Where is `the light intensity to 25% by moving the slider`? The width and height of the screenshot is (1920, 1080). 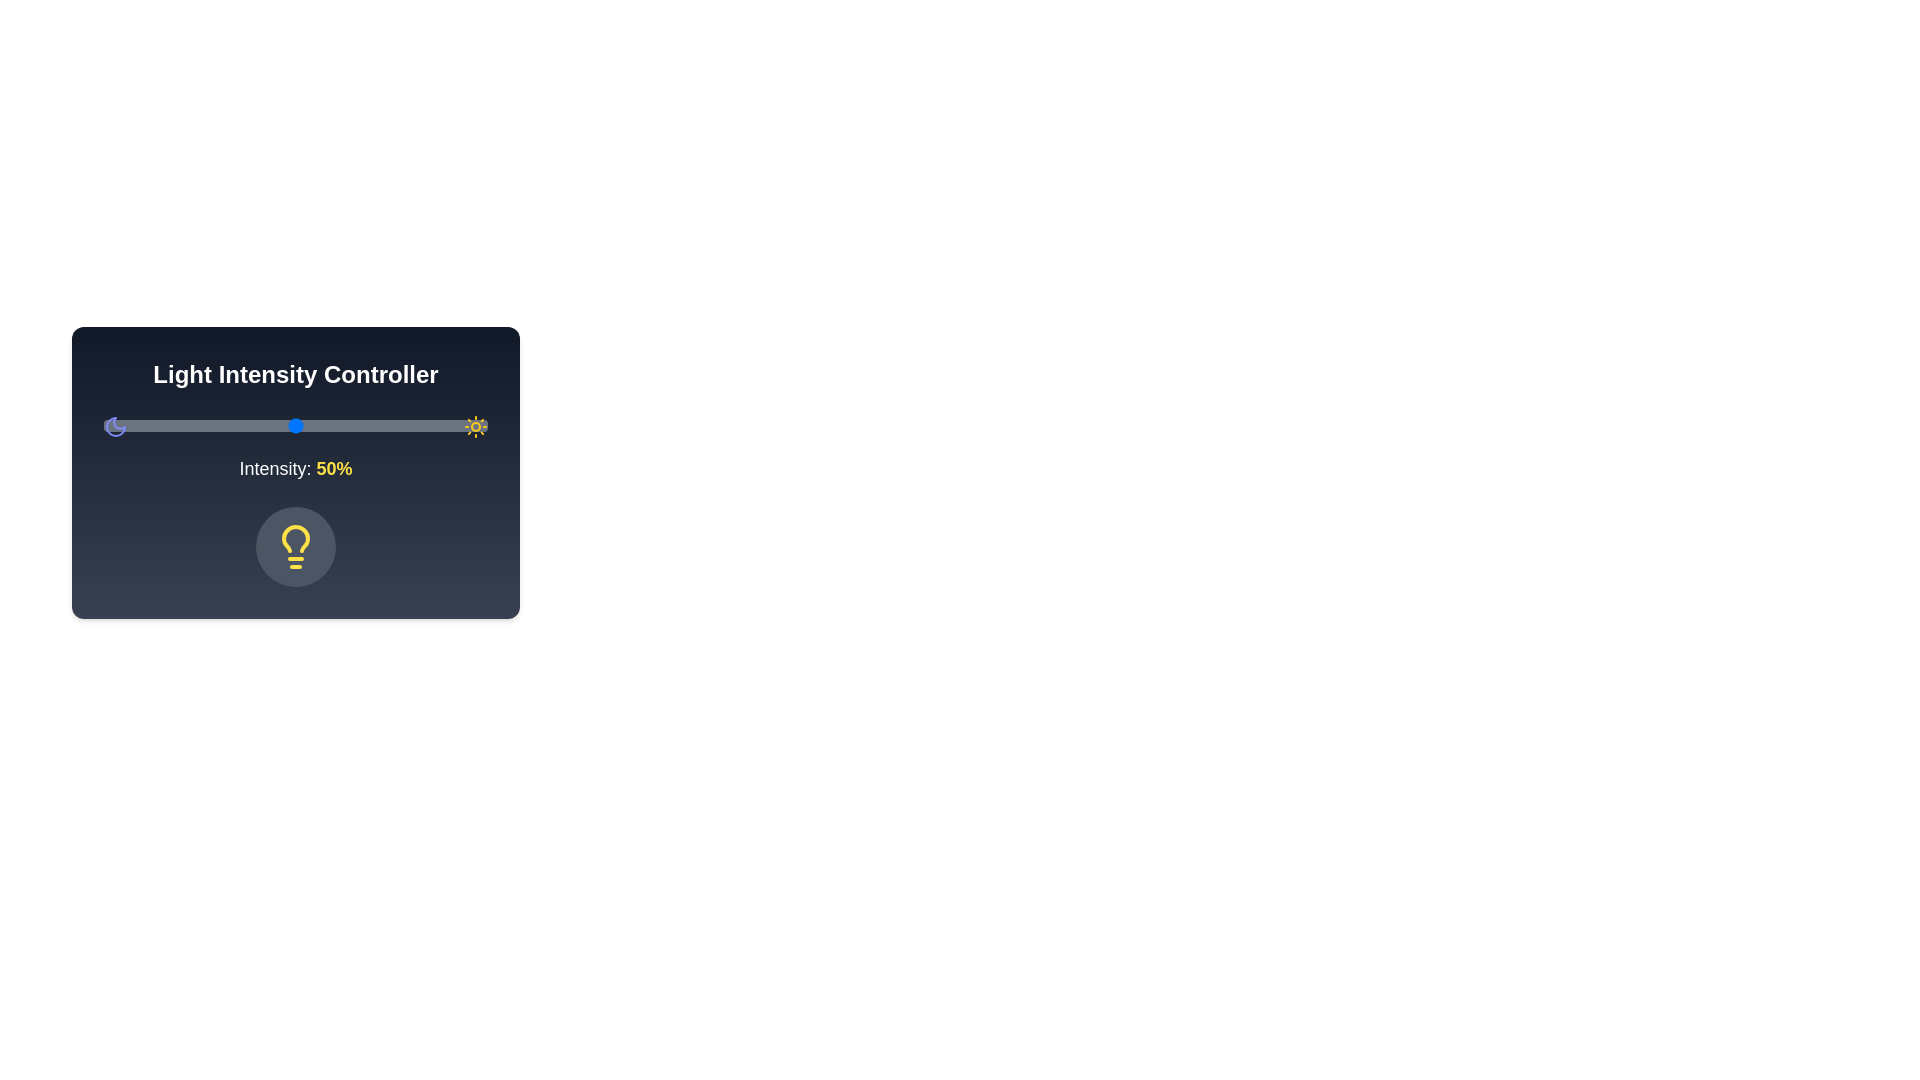 the light intensity to 25% by moving the slider is located at coordinates (200, 424).